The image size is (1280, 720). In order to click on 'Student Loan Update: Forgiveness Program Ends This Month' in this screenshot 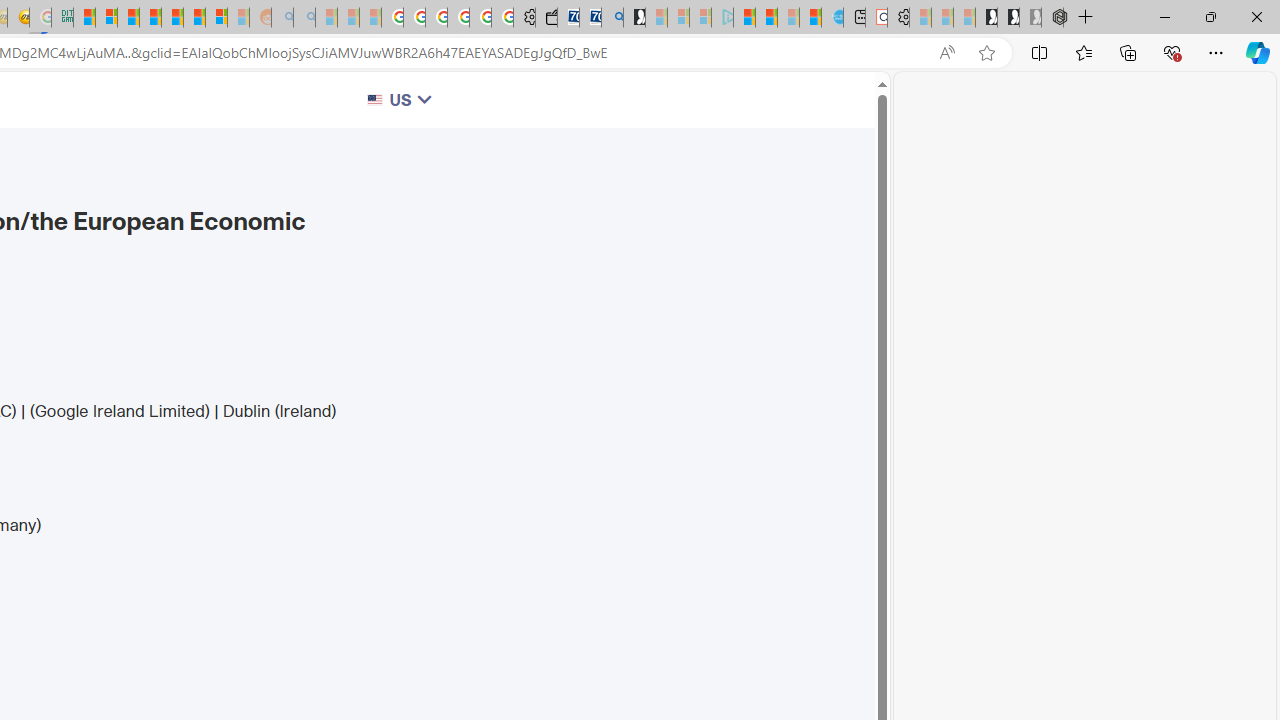, I will do `click(149, 17)`.